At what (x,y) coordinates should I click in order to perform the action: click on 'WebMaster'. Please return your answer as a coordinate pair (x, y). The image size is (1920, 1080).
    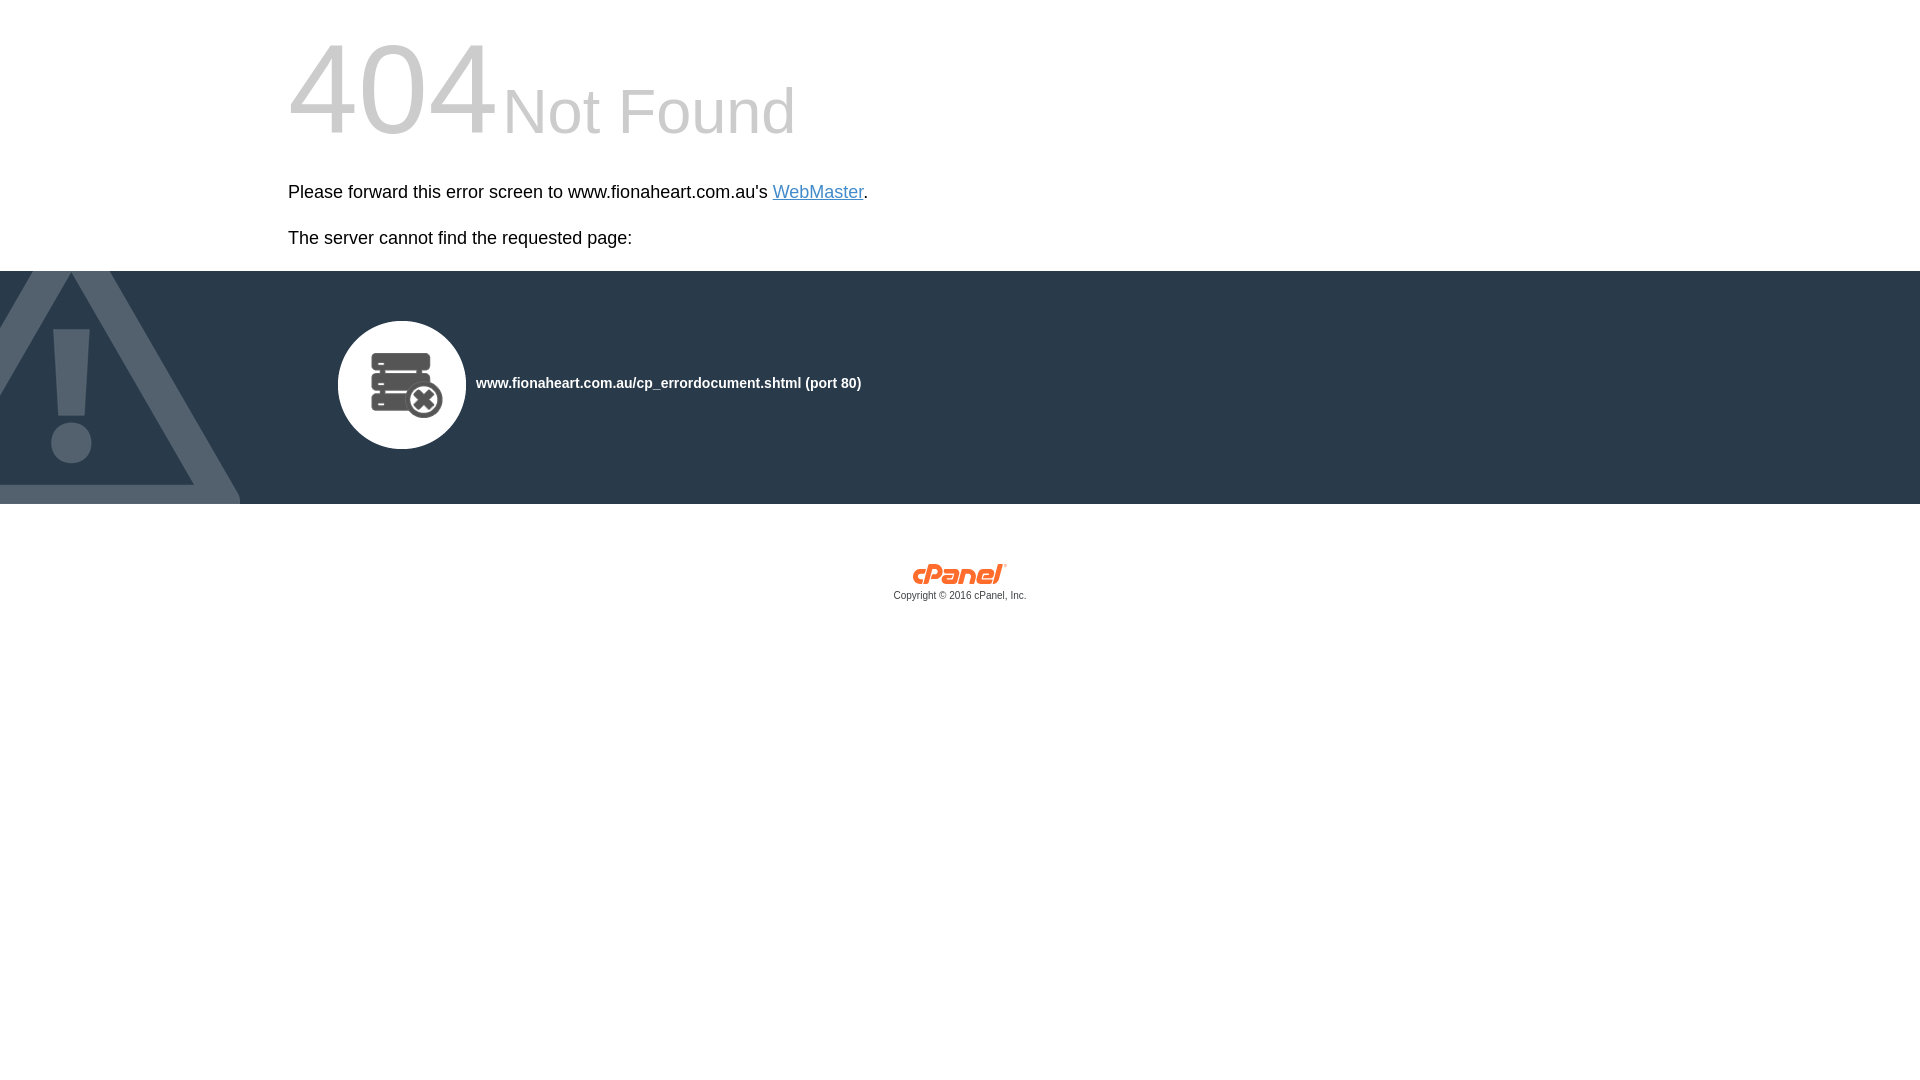
    Looking at the image, I should click on (818, 192).